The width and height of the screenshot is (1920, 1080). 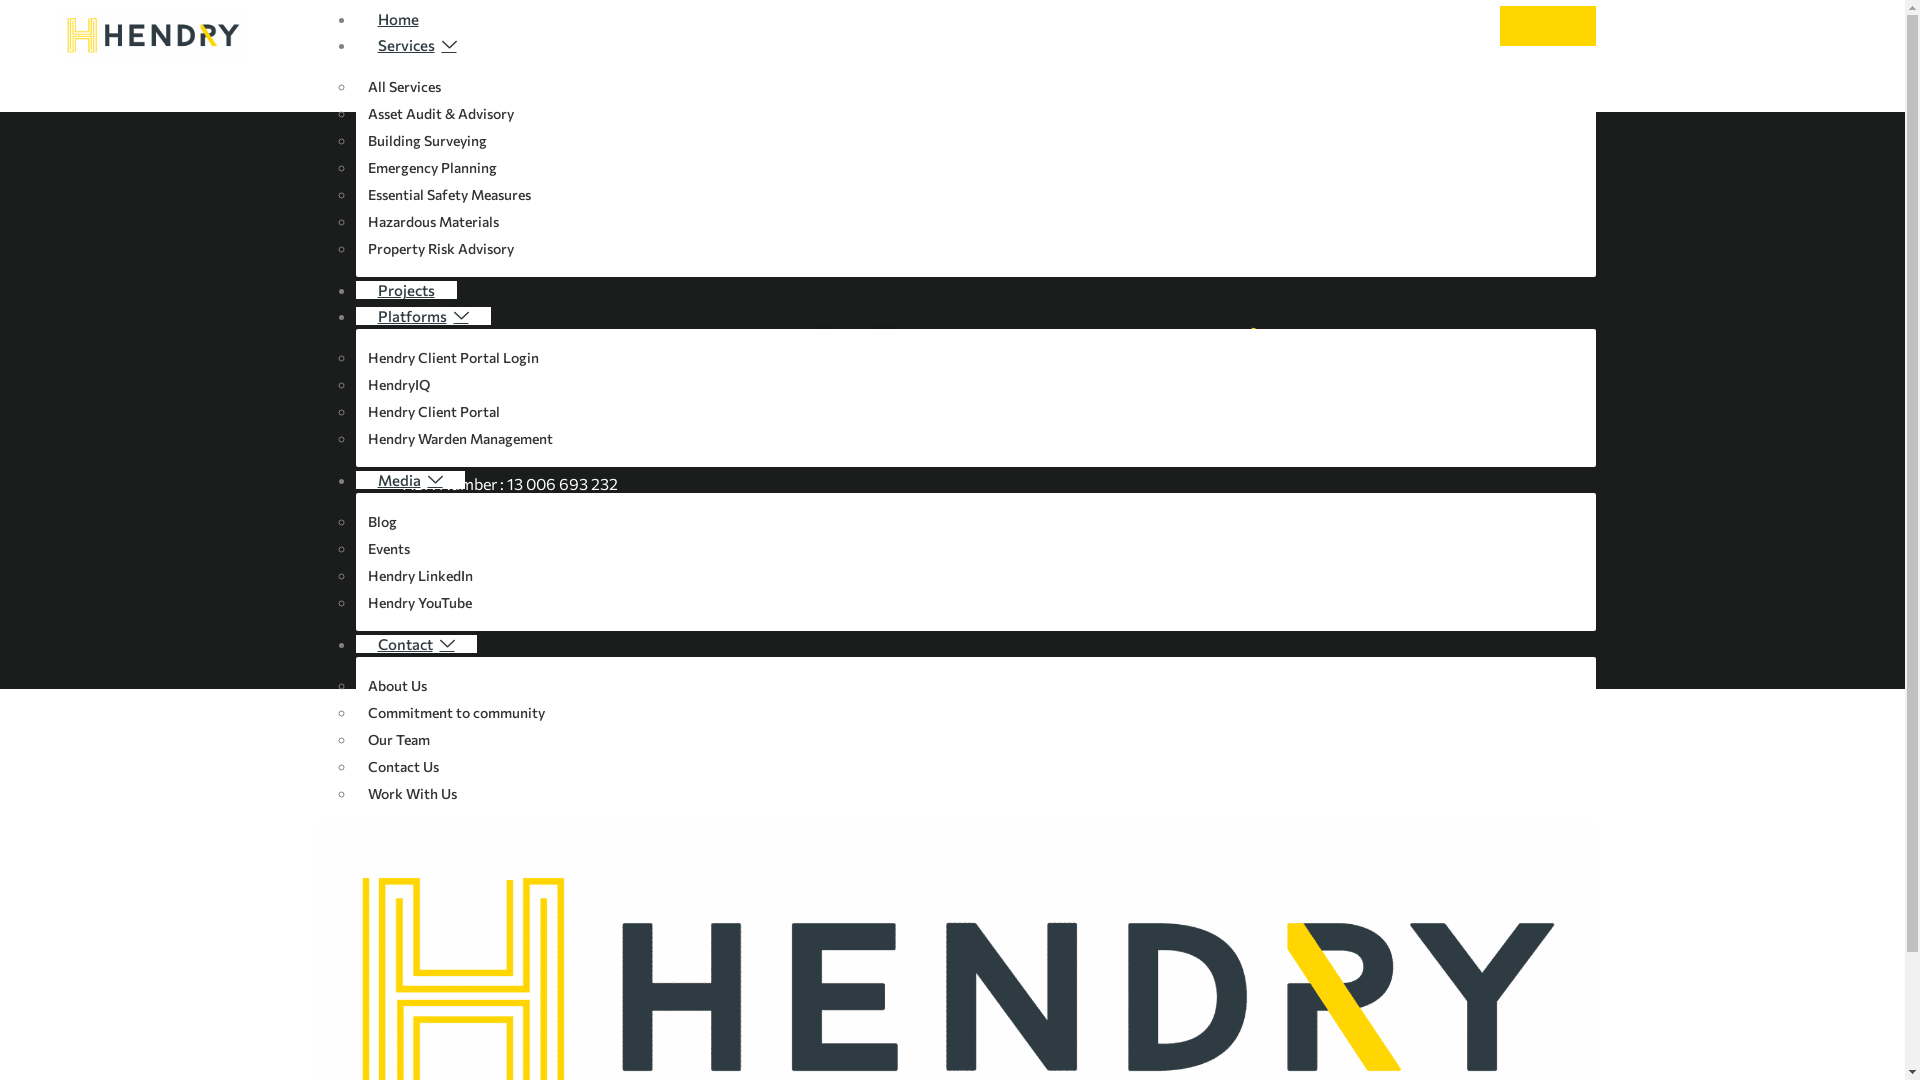 I want to click on 'Events', so click(x=388, y=548).